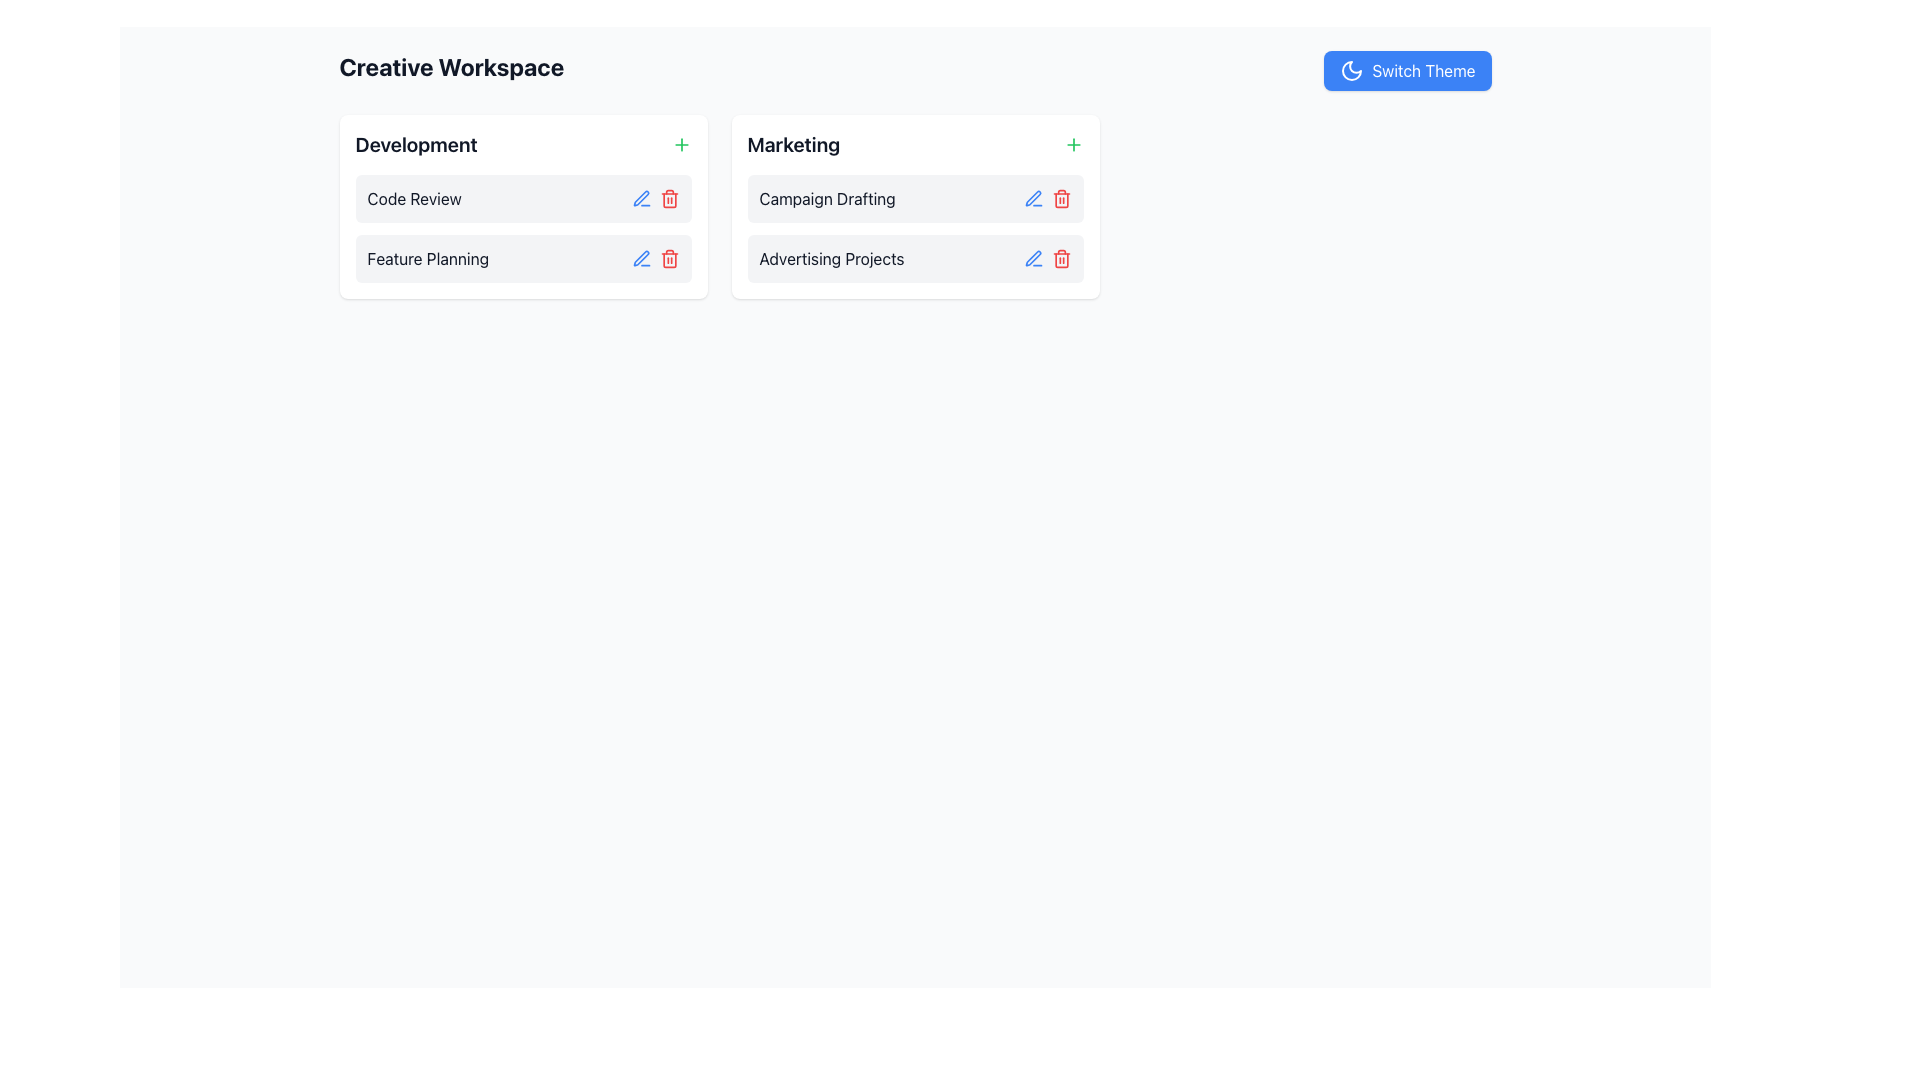 Image resolution: width=1920 pixels, height=1080 pixels. What do you see at coordinates (827, 199) in the screenshot?
I see `the text label displaying 'Campaign Drafting', which is the first item in the 'Marketing' card, positioned above 'Advertising Projects'` at bounding box center [827, 199].